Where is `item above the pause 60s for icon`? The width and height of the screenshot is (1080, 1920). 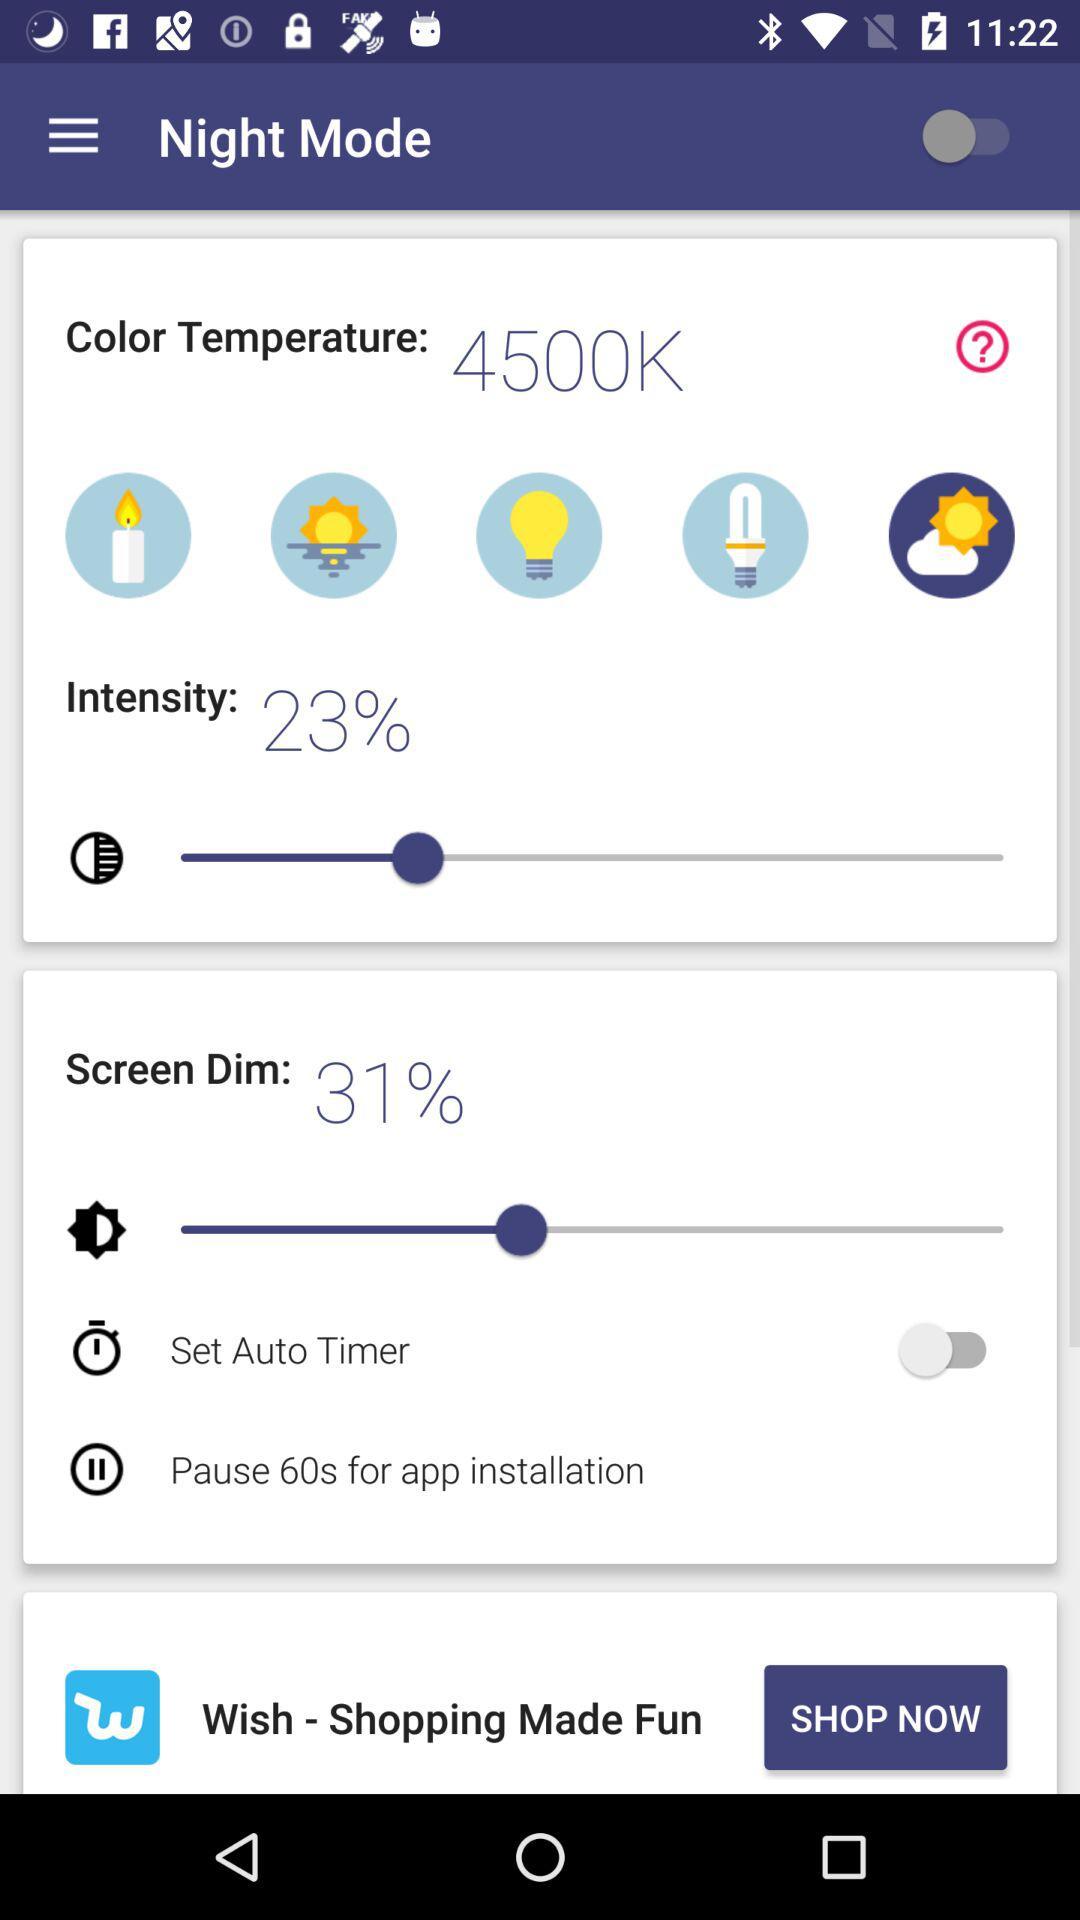 item above the pause 60s for icon is located at coordinates (529, 1349).